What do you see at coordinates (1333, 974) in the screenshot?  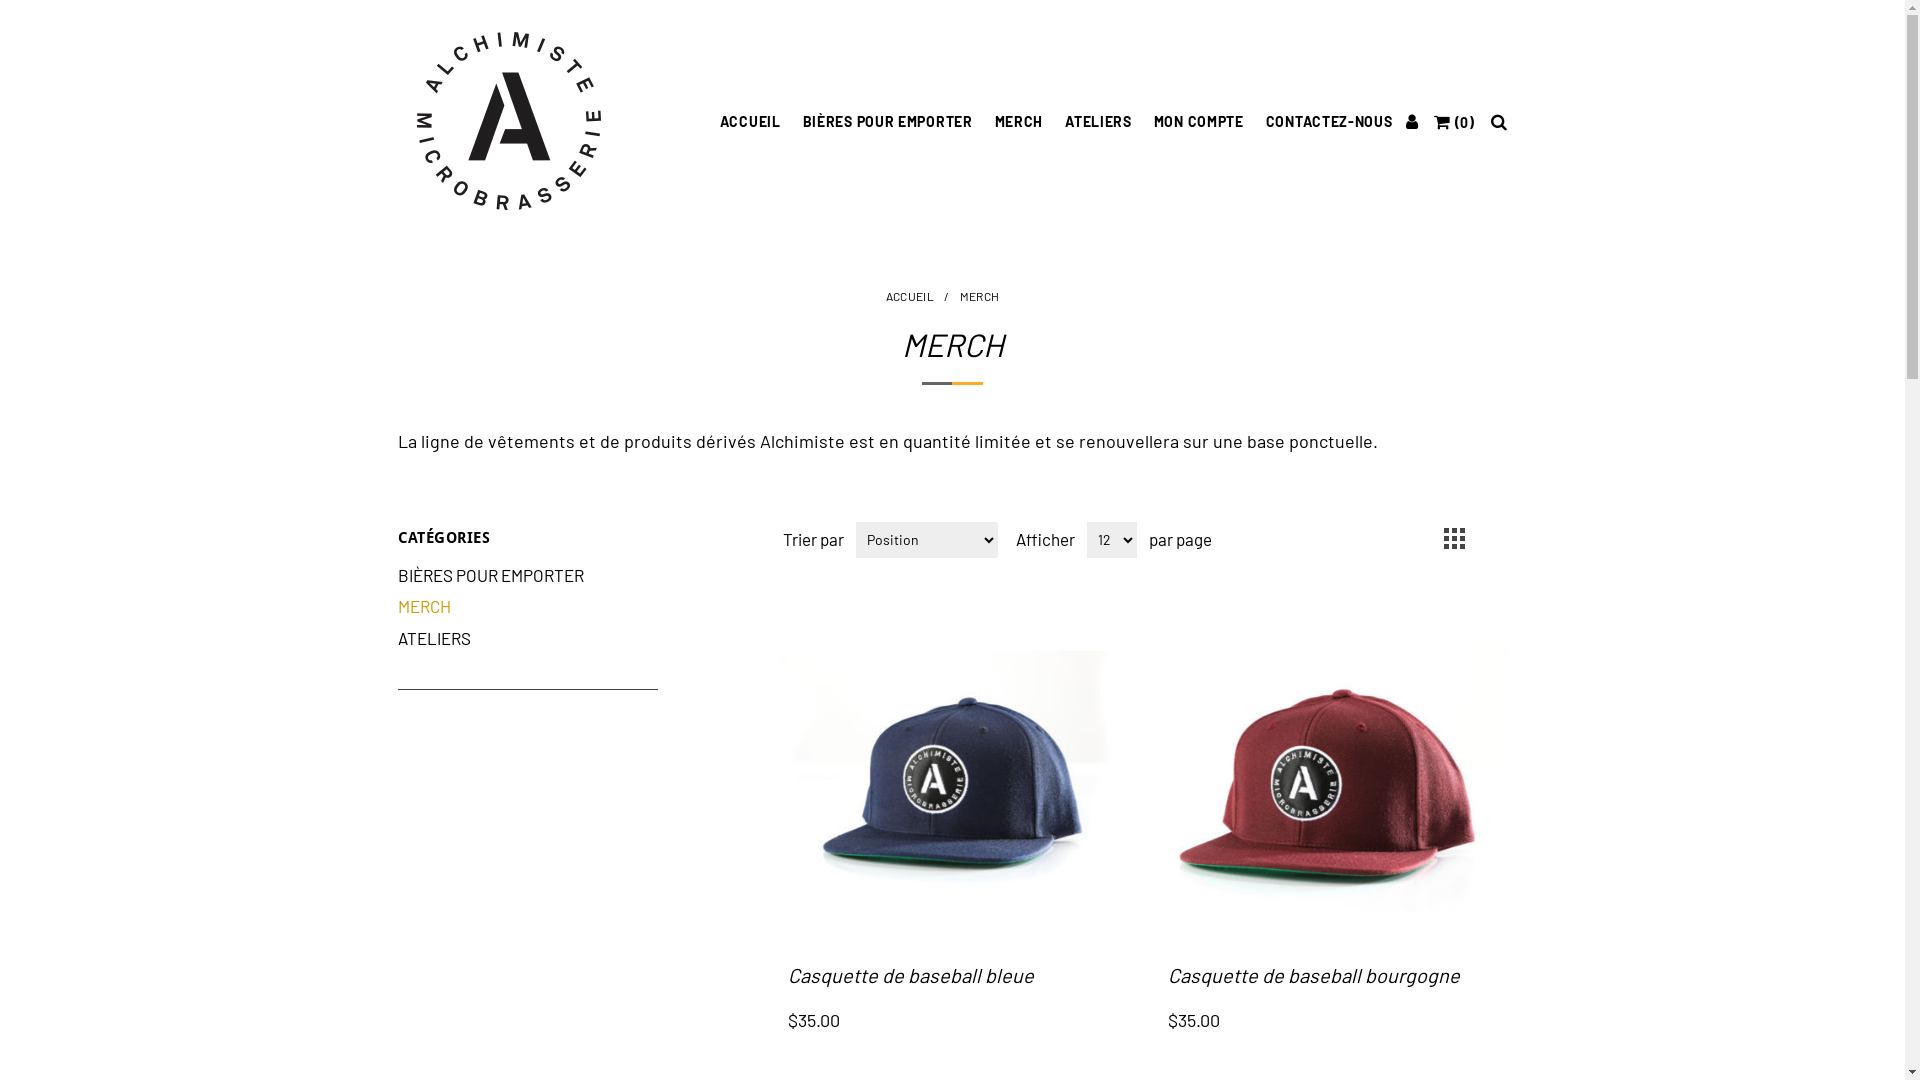 I see `'Casquette de baseball bourgogne'` at bounding box center [1333, 974].